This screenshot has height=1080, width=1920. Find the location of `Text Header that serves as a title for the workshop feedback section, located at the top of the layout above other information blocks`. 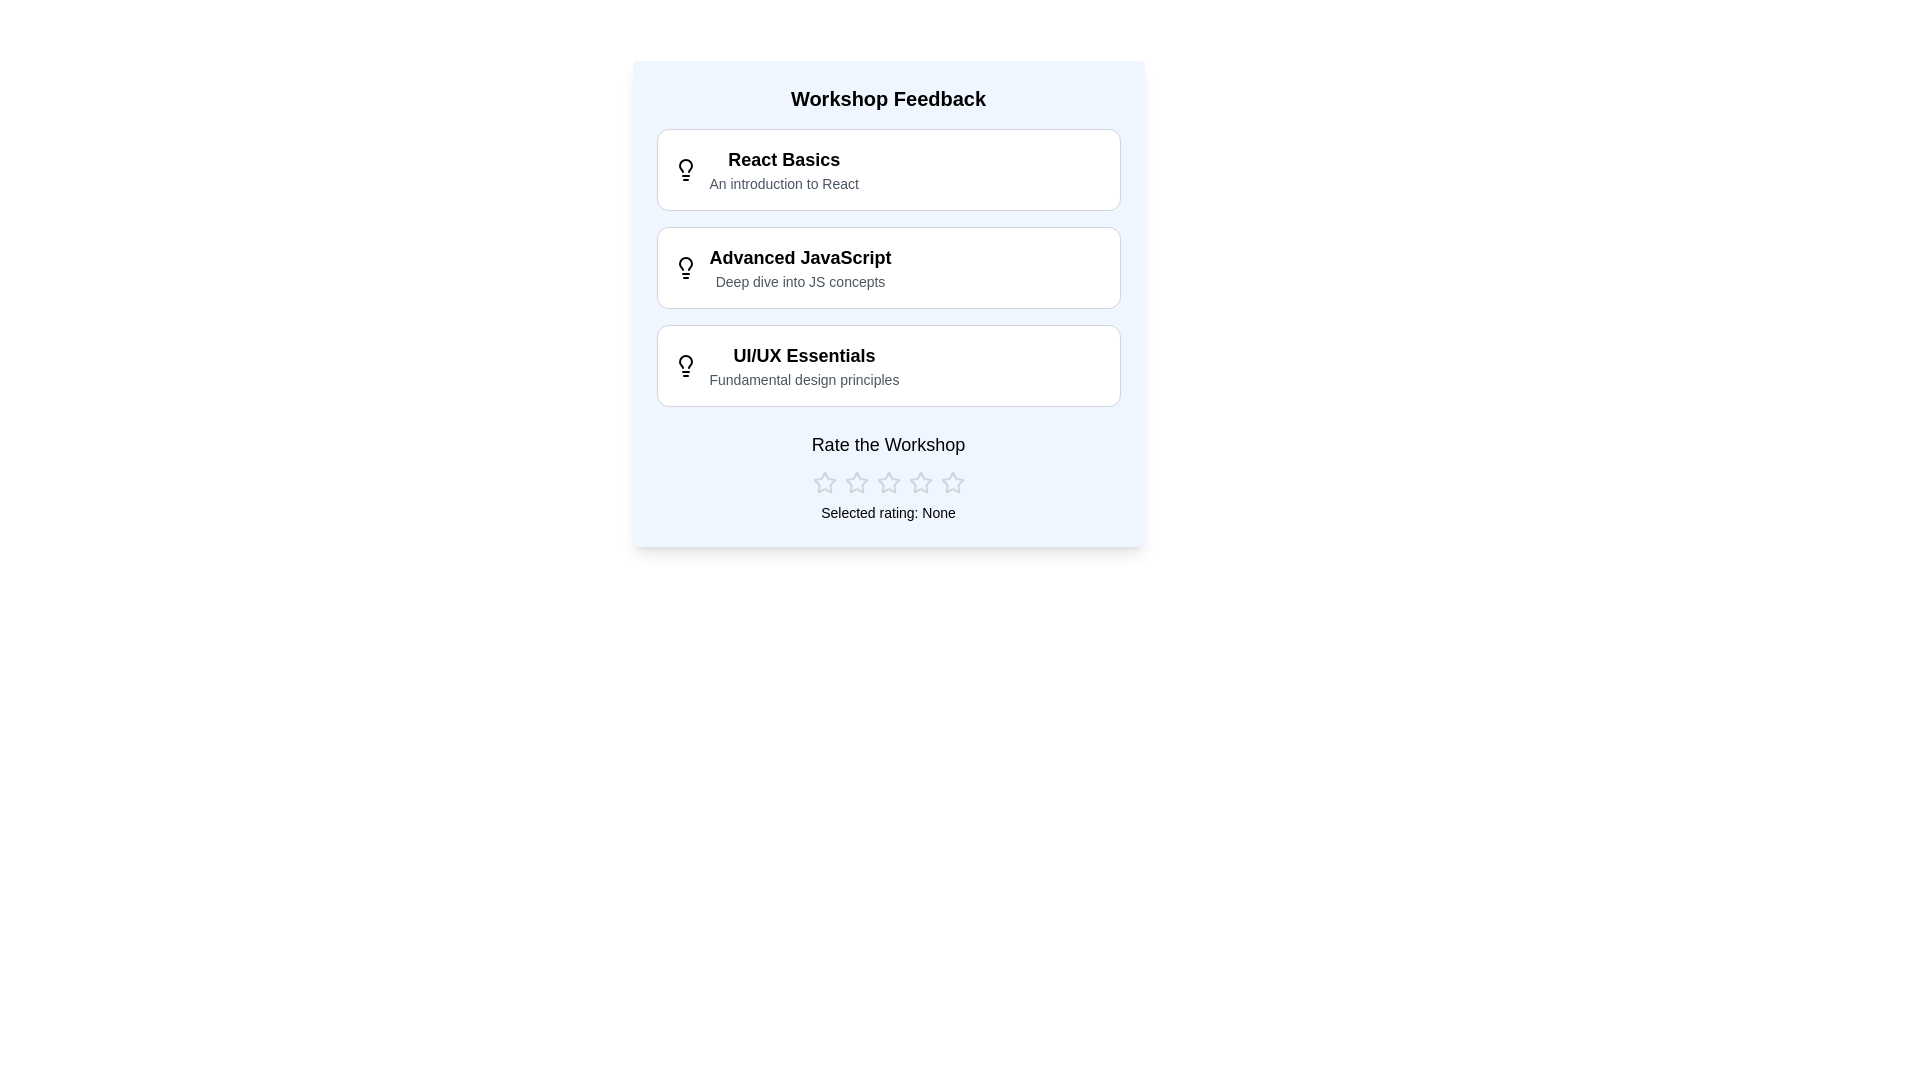

Text Header that serves as a title for the workshop feedback section, located at the top of the layout above other information blocks is located at coordinates (887, 99).